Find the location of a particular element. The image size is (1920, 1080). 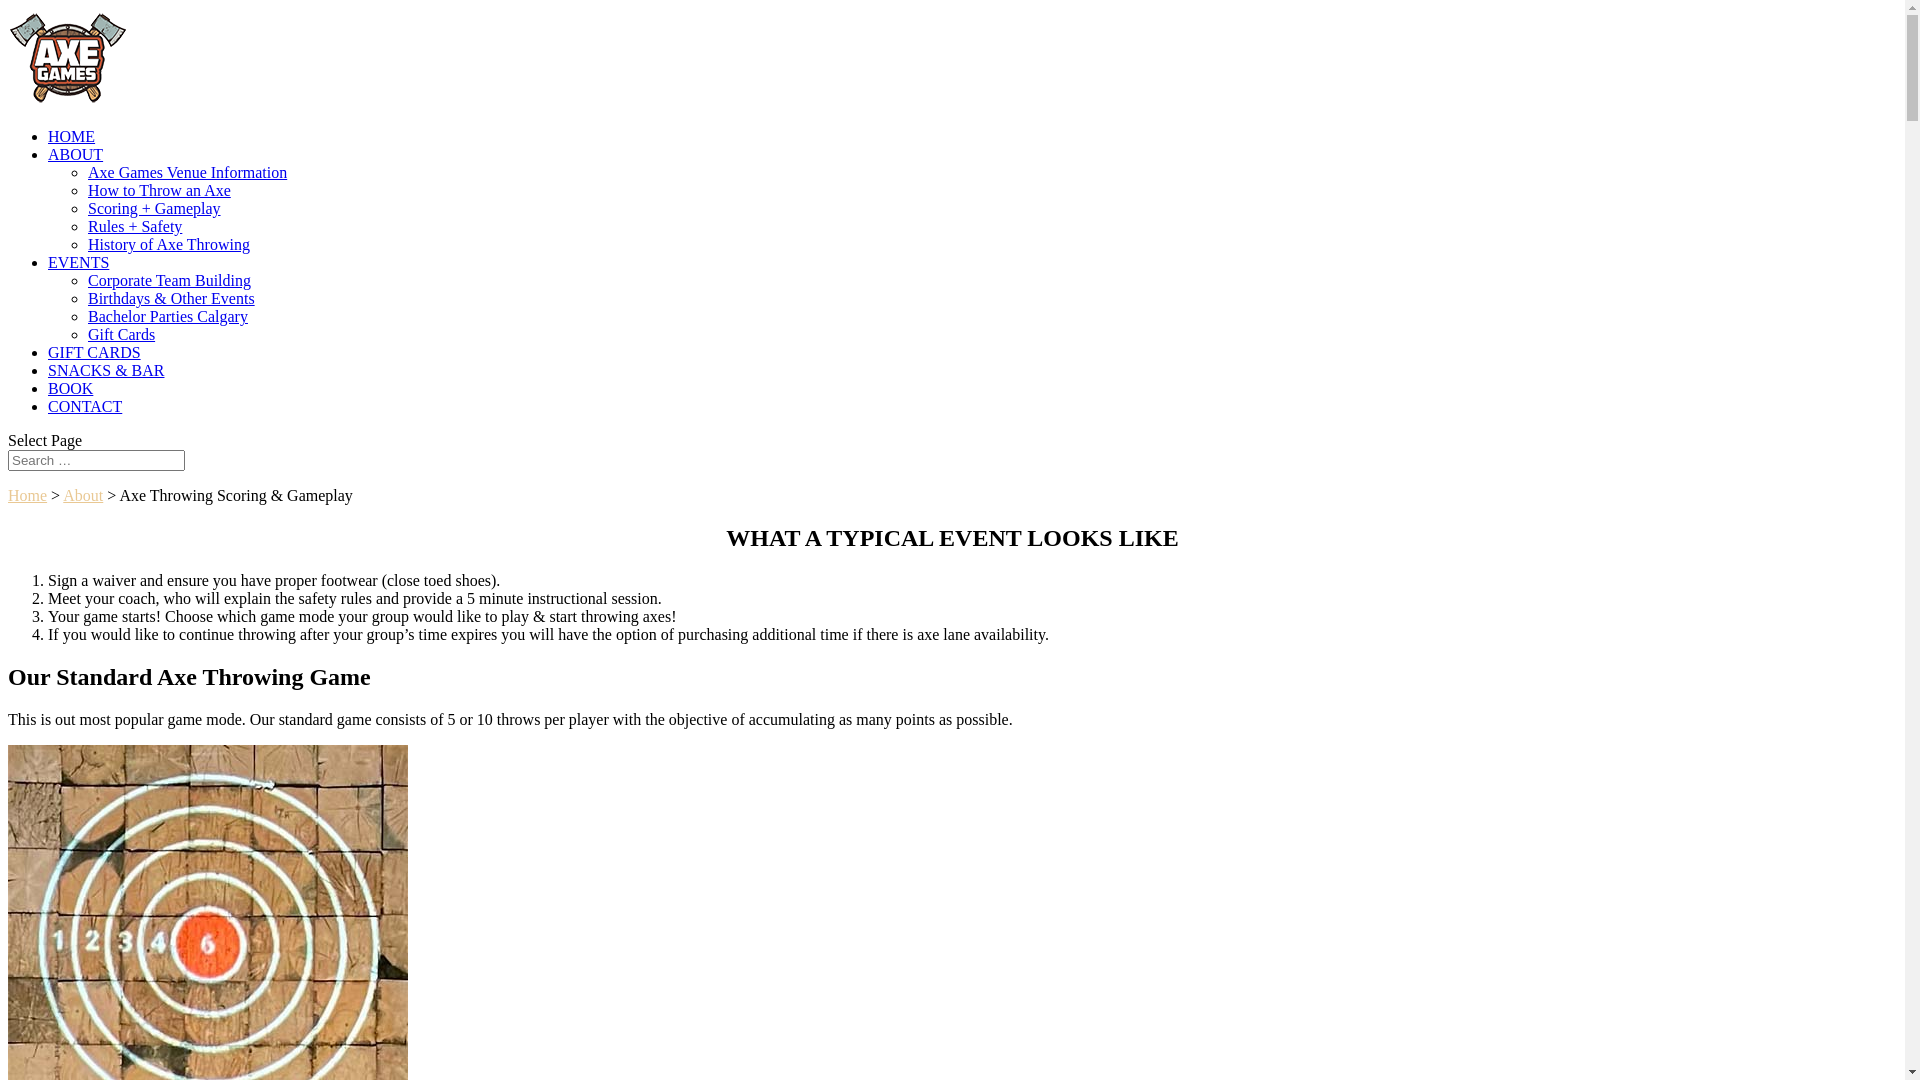

'How to Throw an Axe' is located at coordinates (158, 190).